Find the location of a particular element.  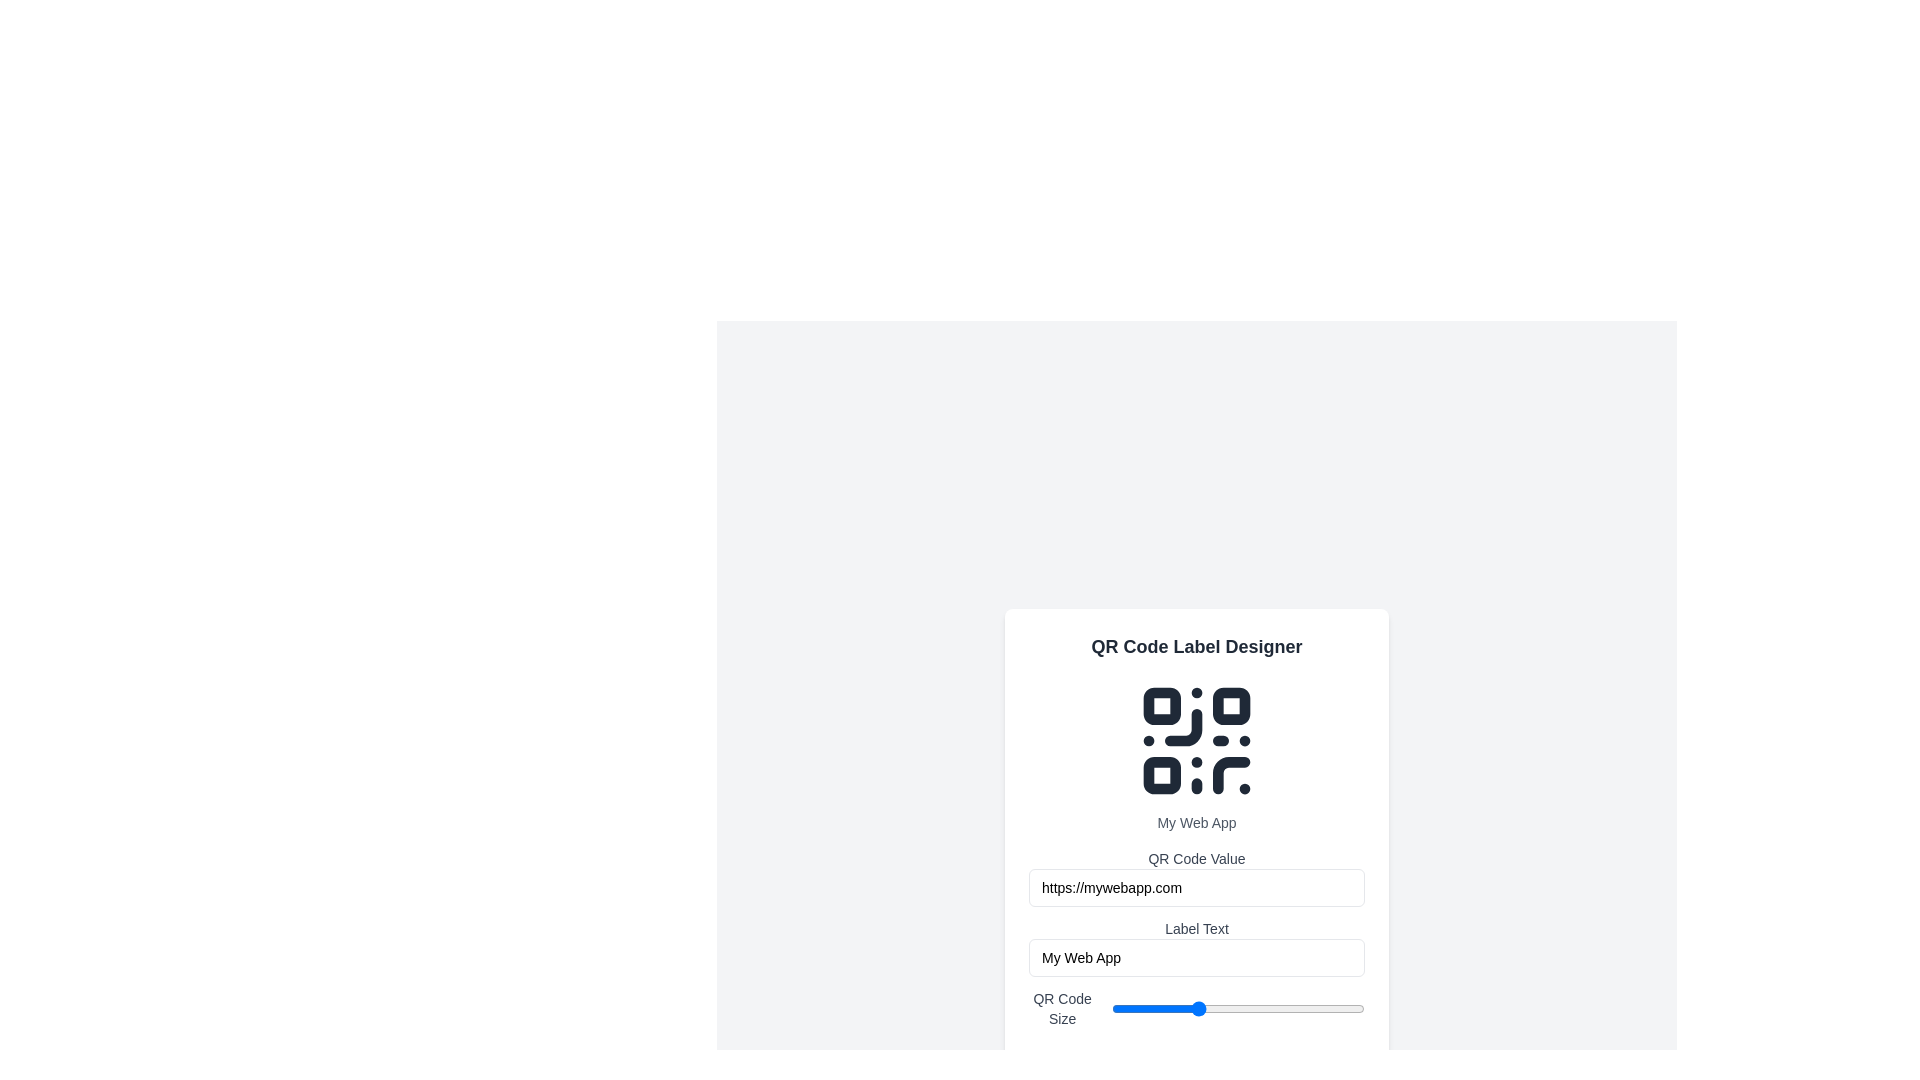

the QR code size is located at coordinates (1156, 1009).